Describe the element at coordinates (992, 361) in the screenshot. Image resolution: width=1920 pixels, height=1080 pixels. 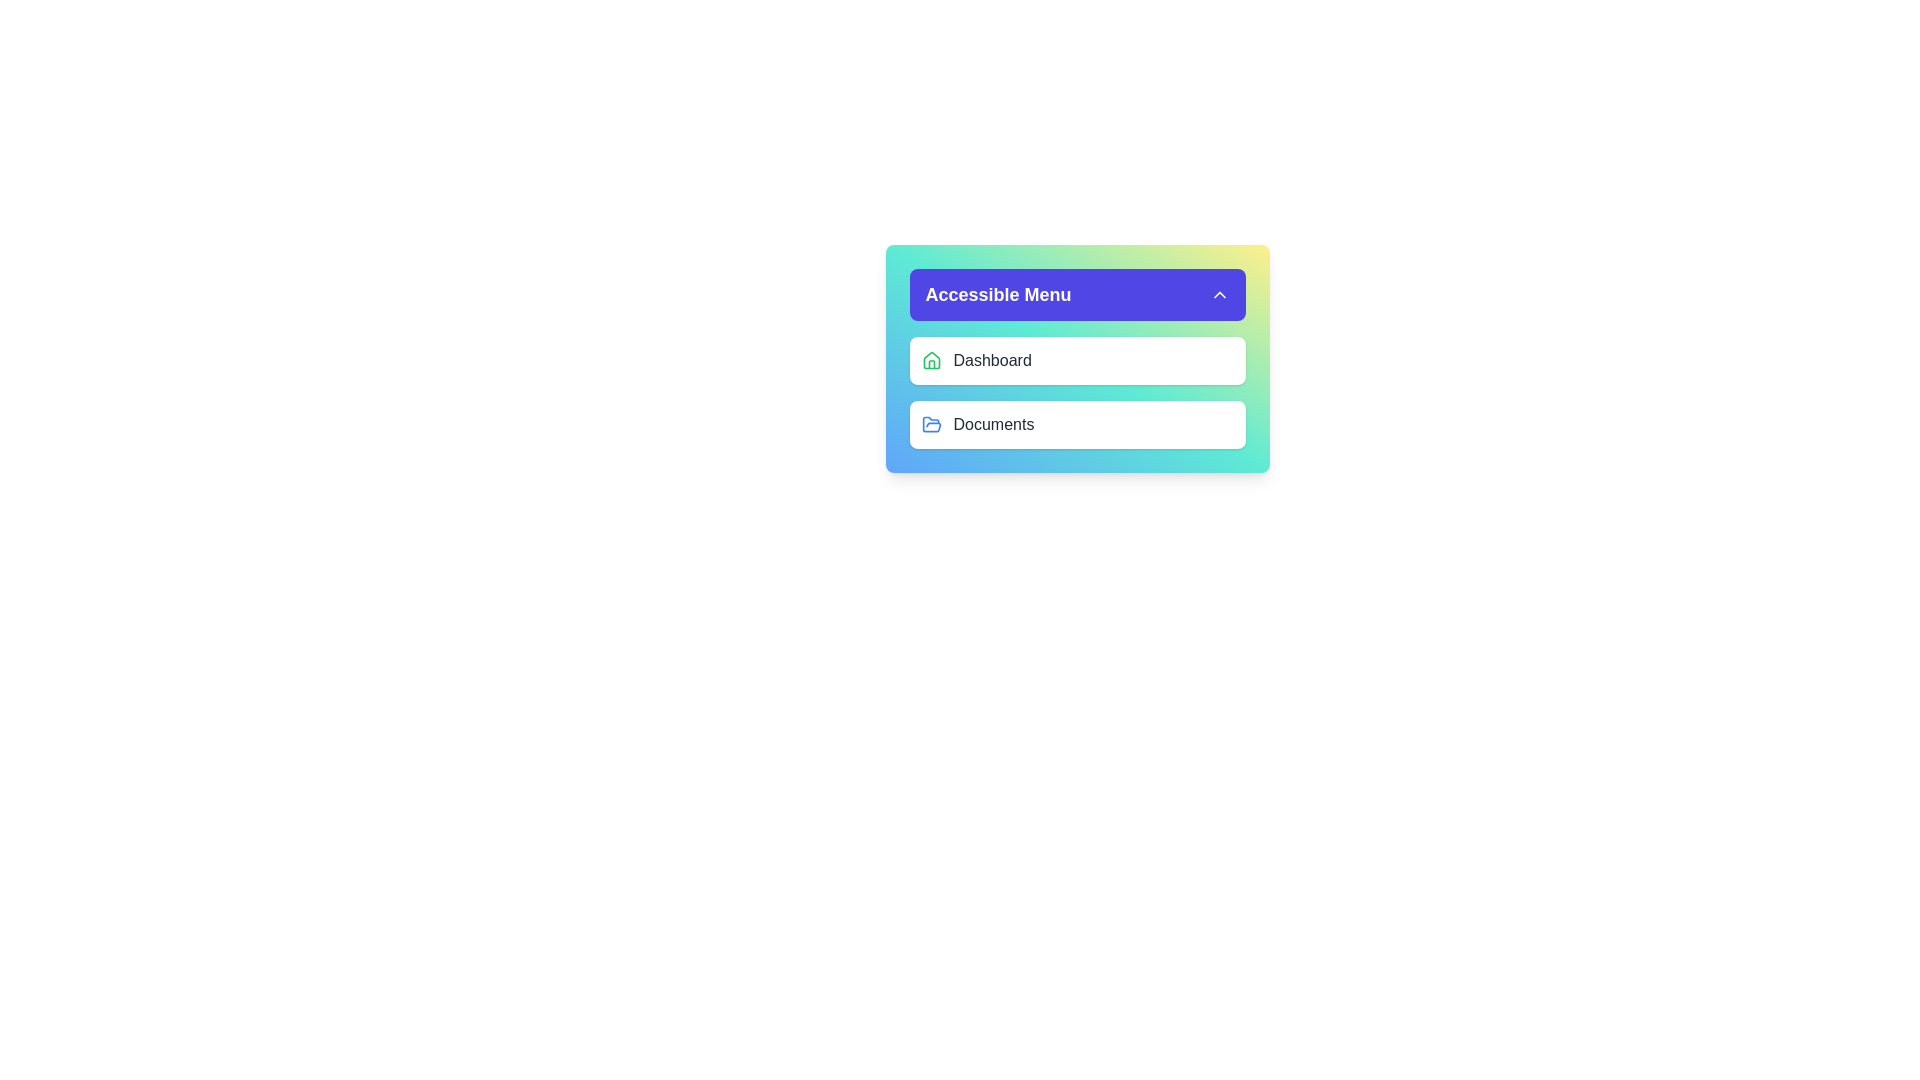
I see `the label indicating a navigation item for the dashboard, which is aligned with a green house icon and is the first interactive element below the 'Accessible Menu' title` at that location.